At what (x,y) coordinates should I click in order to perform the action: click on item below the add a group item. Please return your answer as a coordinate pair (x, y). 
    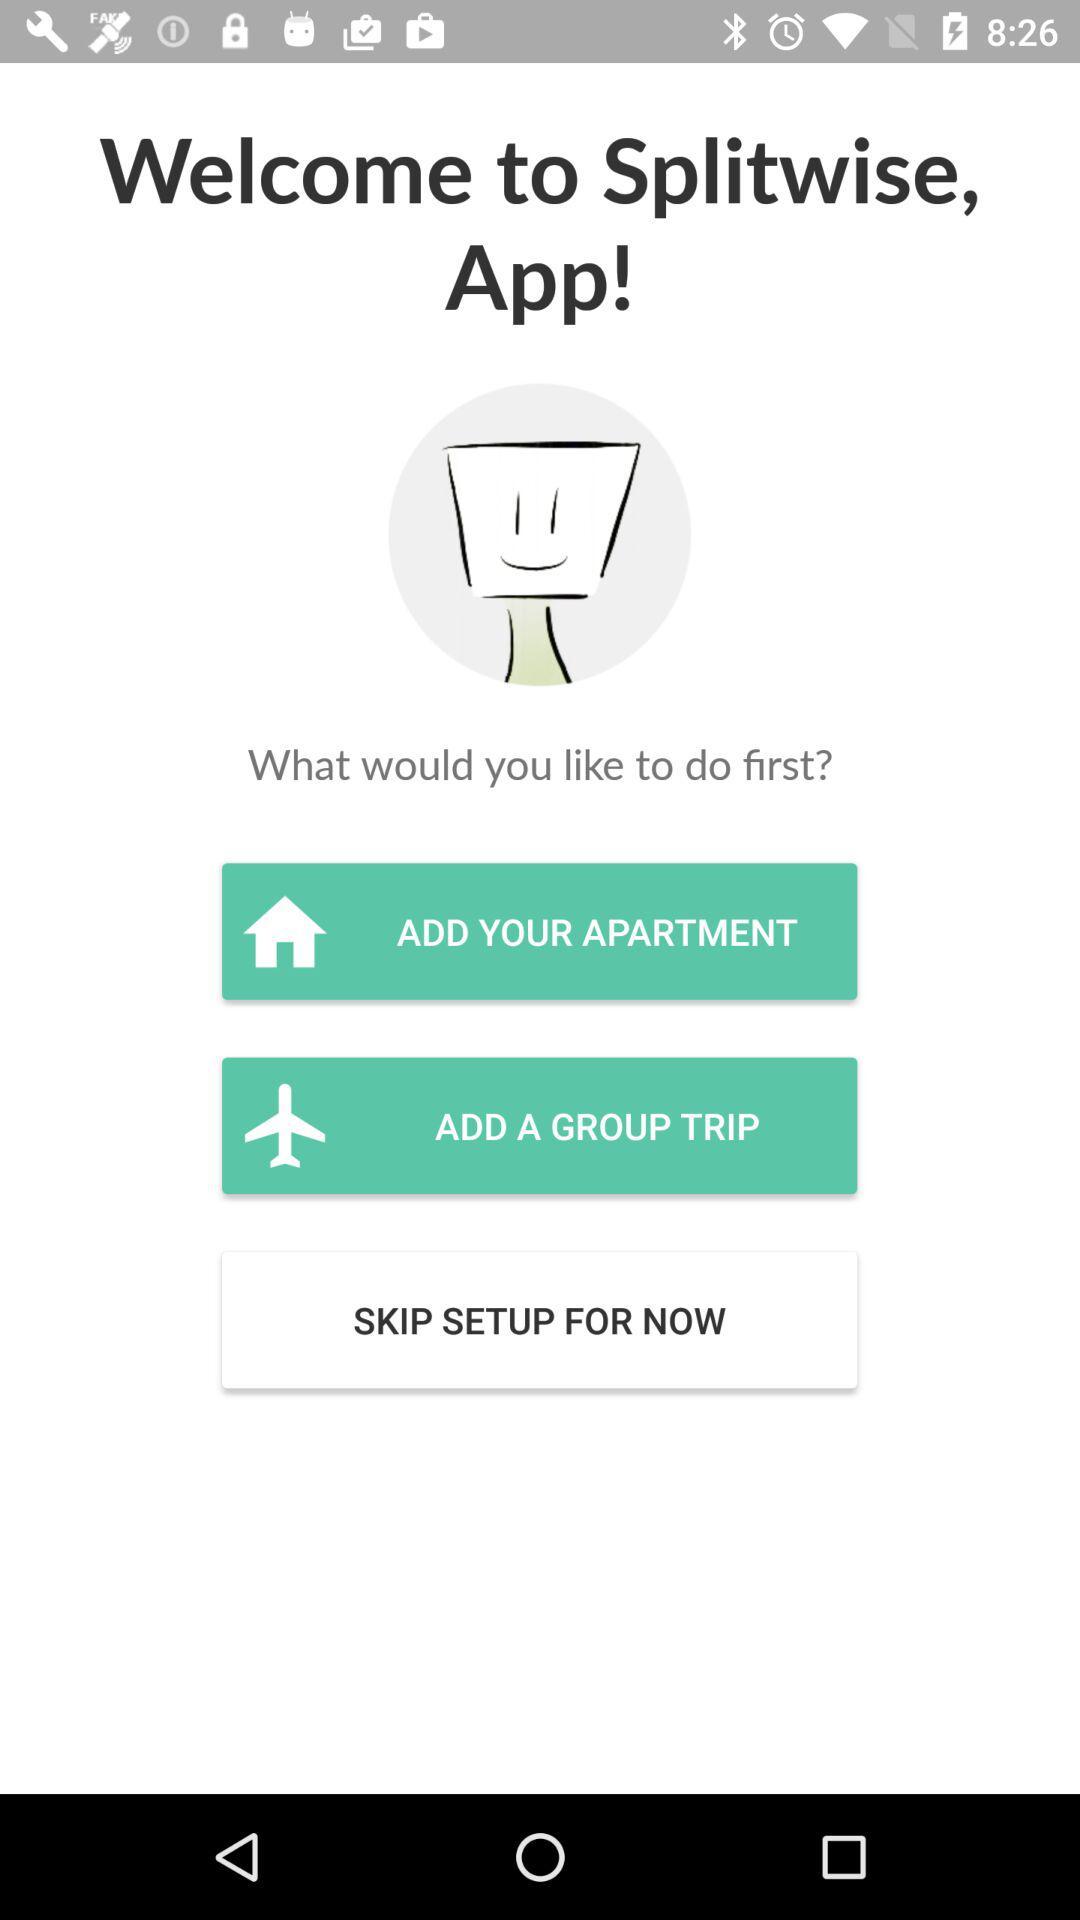
    Looking at the image, I should click on (538, 1320).